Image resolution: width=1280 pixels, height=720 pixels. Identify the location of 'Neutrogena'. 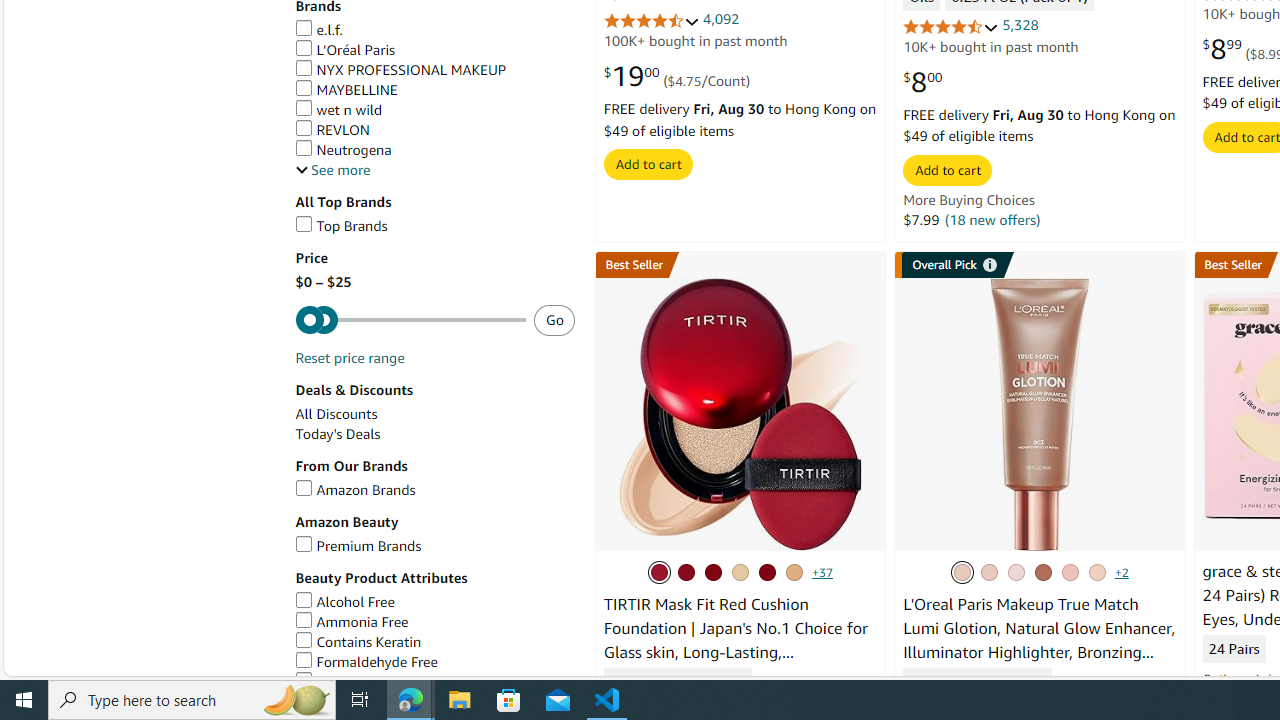
(433, 149).